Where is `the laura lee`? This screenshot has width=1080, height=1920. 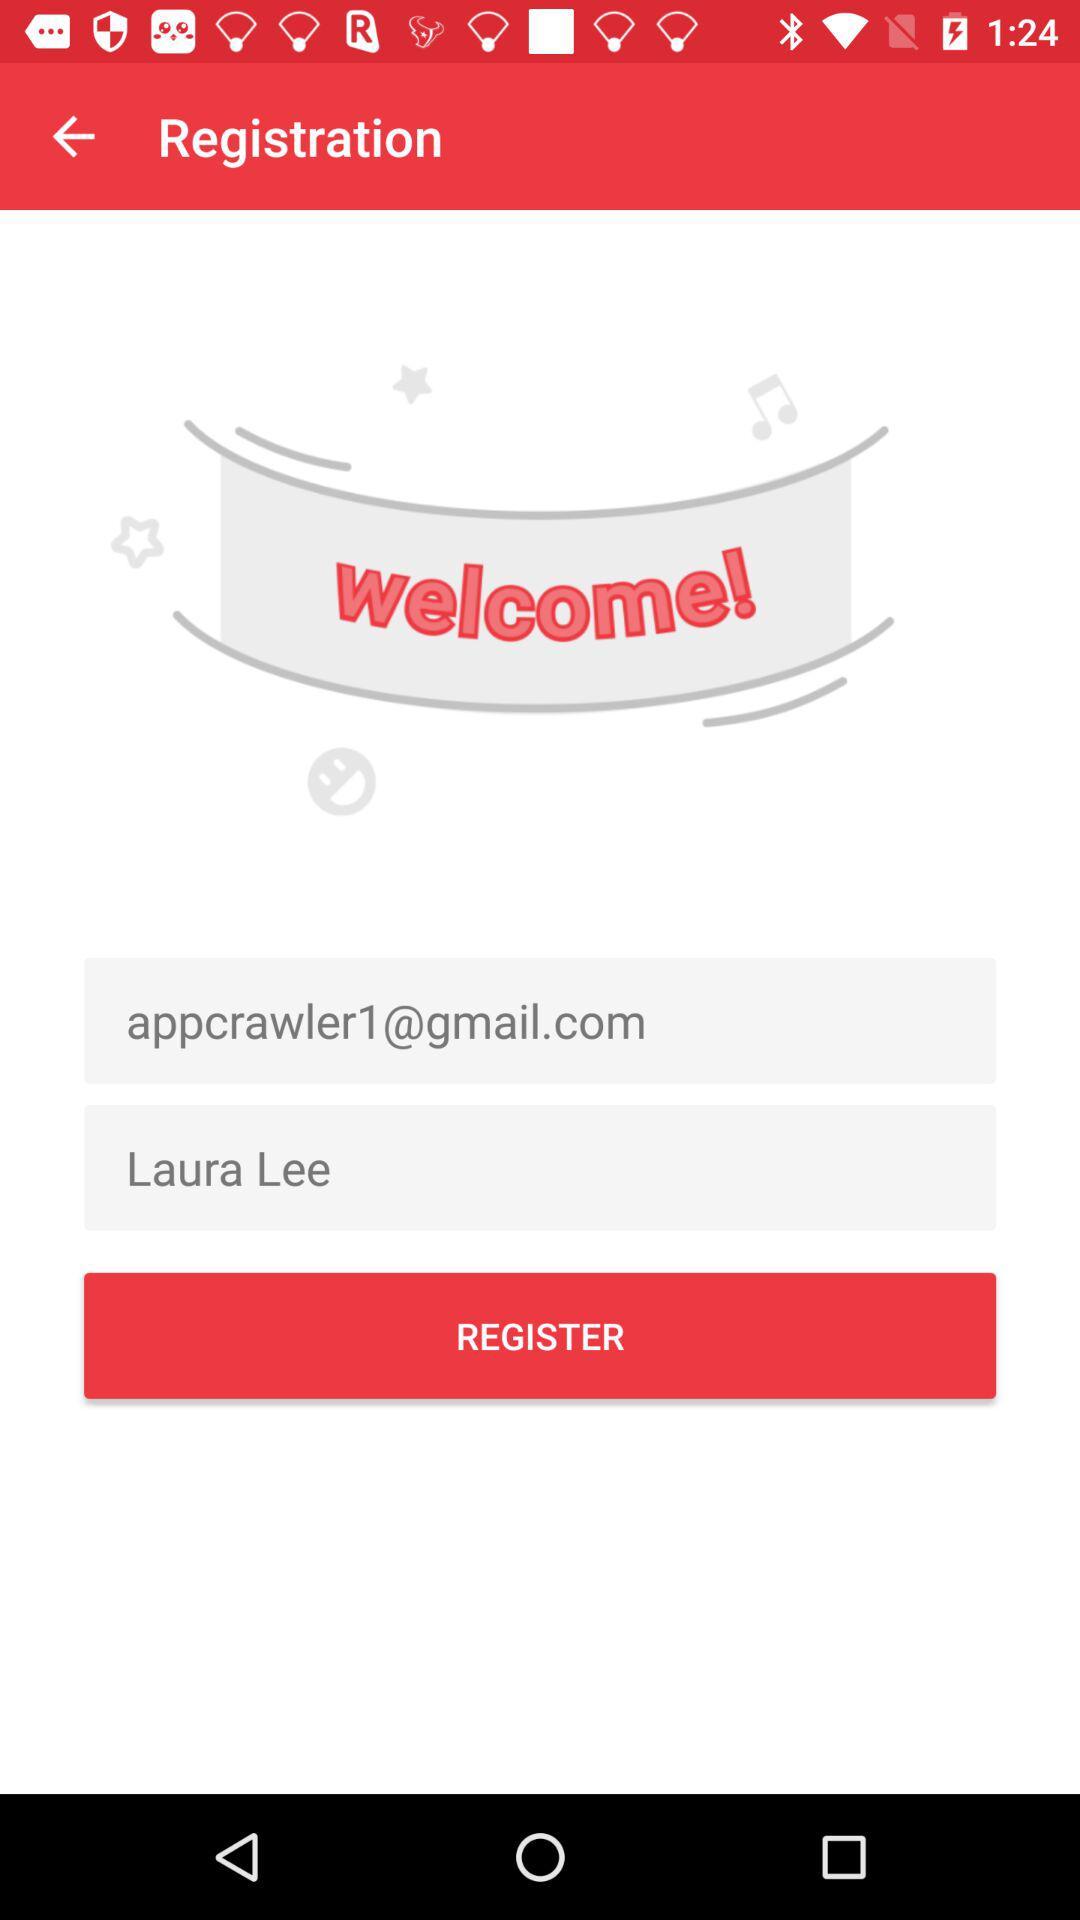 the laura lee is located at coordinates (540, 1167).